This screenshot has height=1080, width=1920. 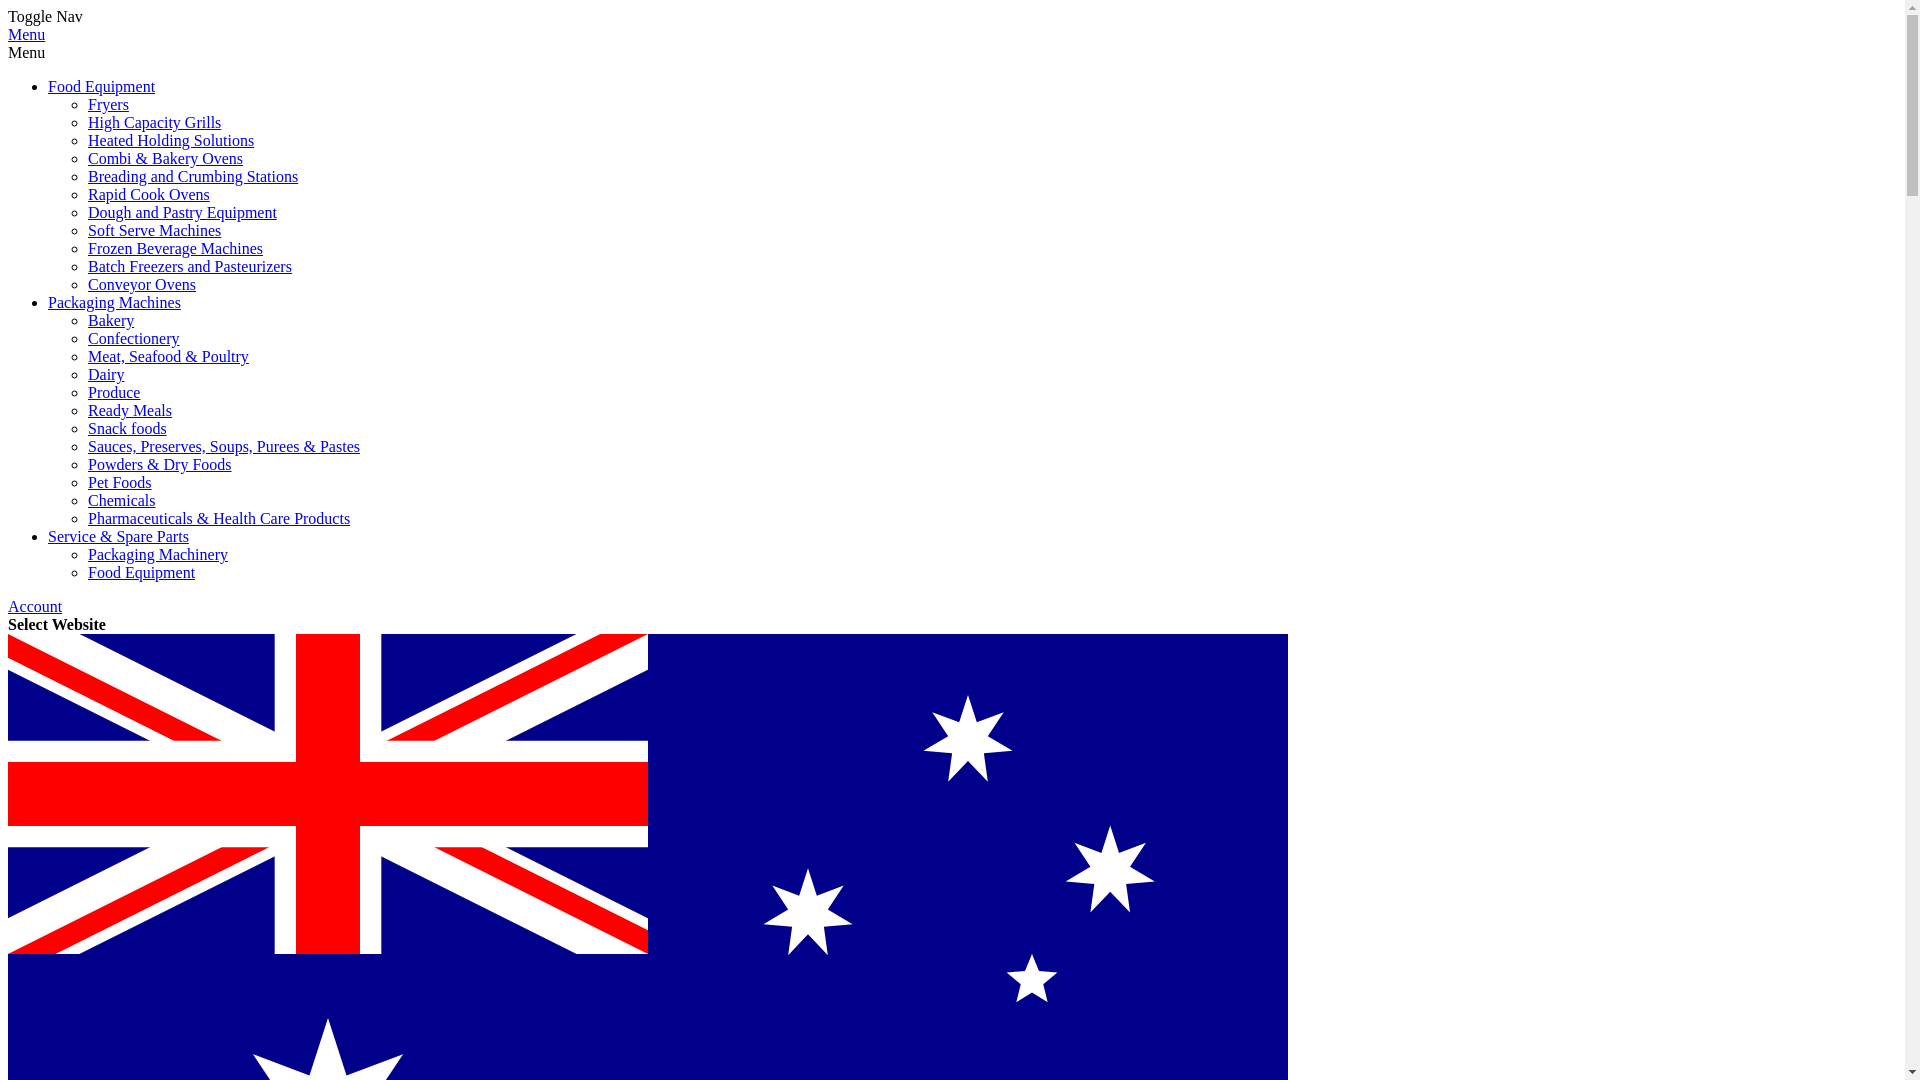 I want to click on 'Packaging Machines', so click(x=113, y=302).